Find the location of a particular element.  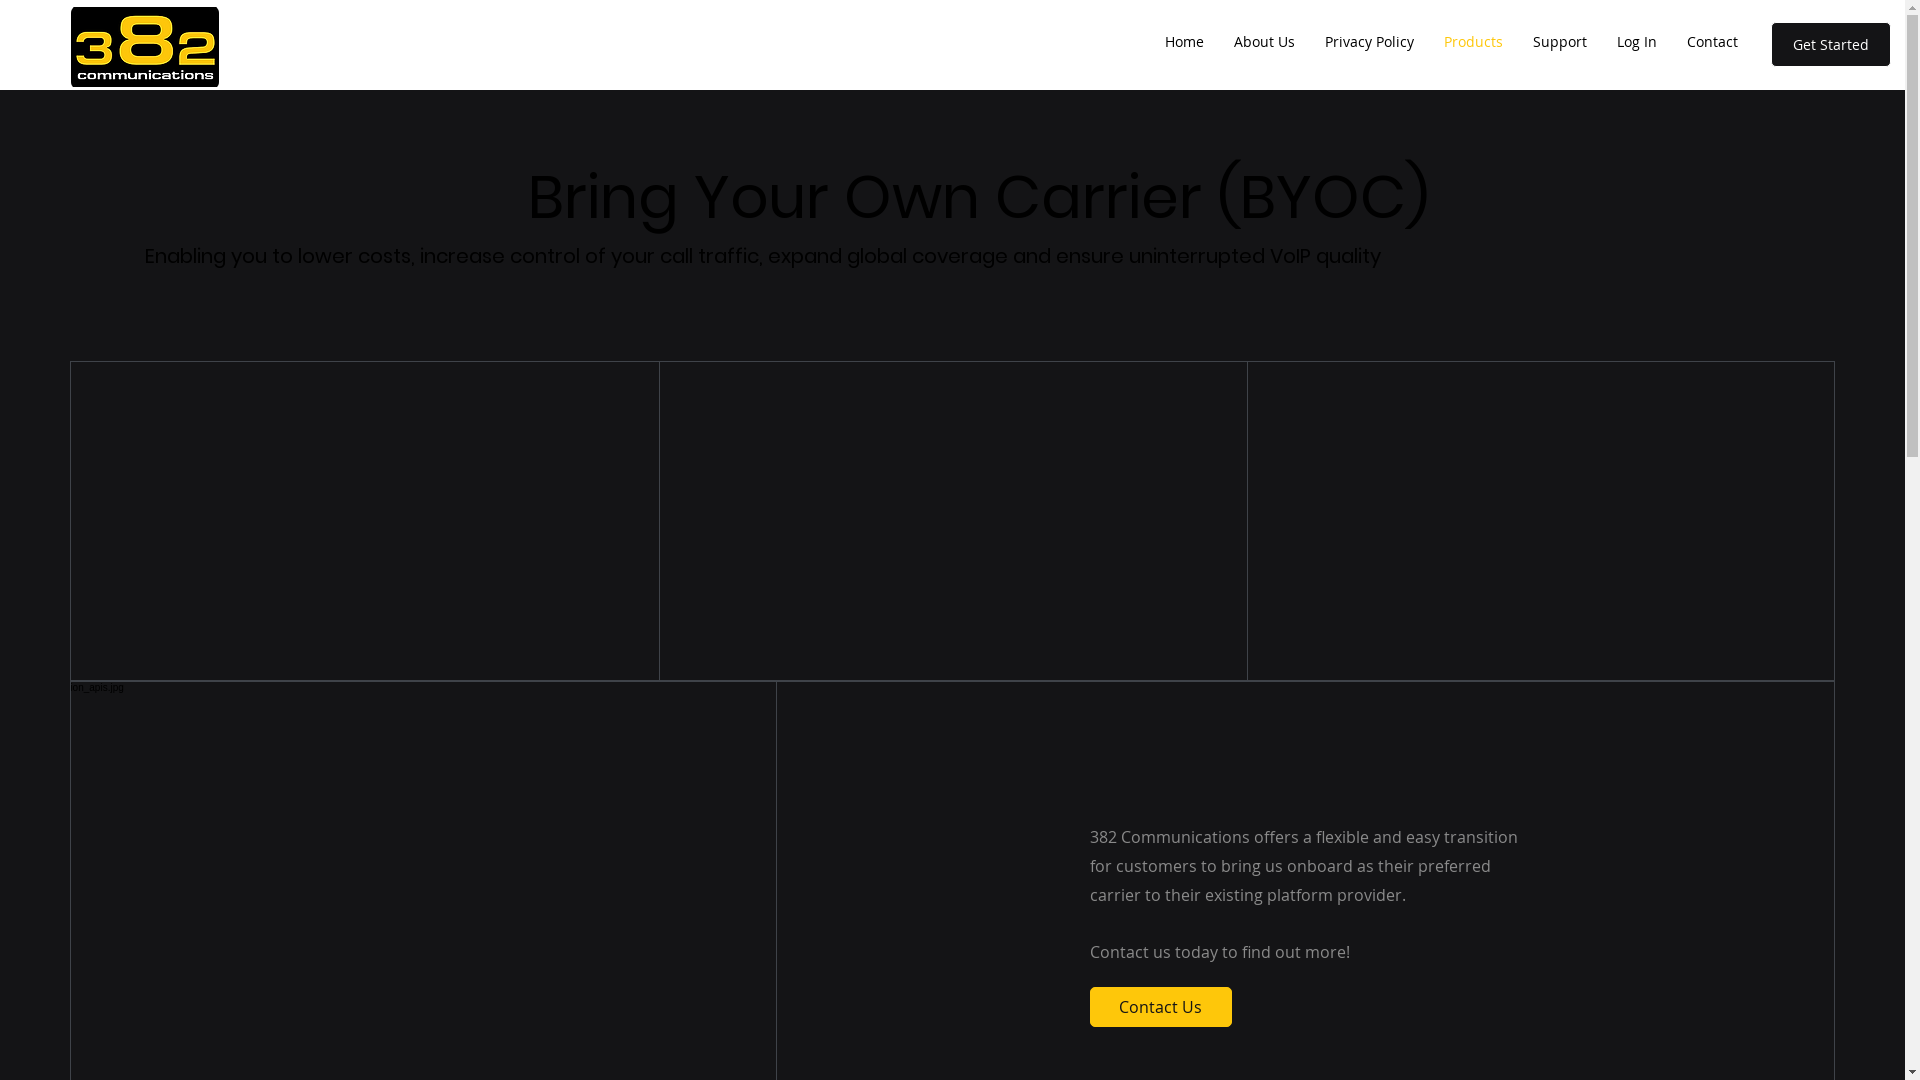

'Log In' is located at coordinates (1636, 42).